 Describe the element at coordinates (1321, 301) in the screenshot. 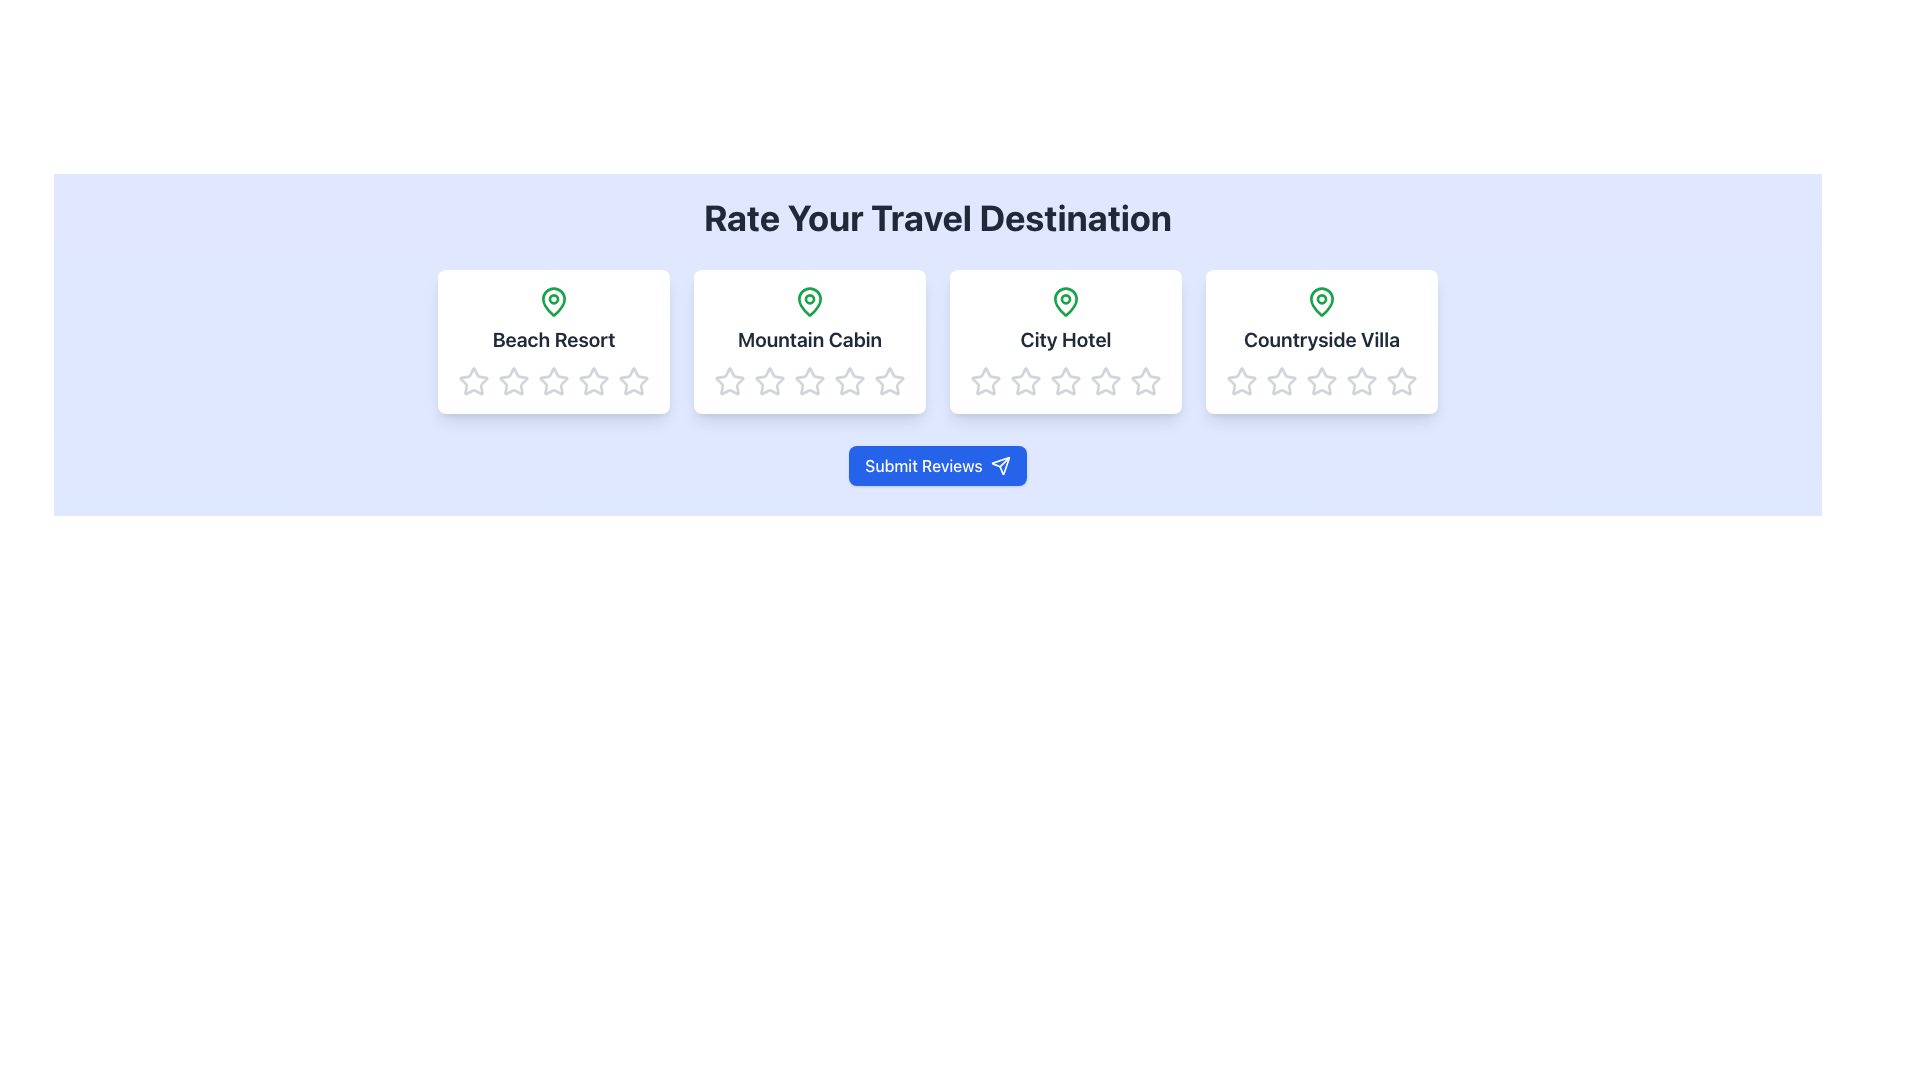

I see `the green map pin icon located at the top-center of the 'Countryside Villa' card, which is positioned directly above the label 'Countryside Villa' and over the stars-based rating section` at that location.